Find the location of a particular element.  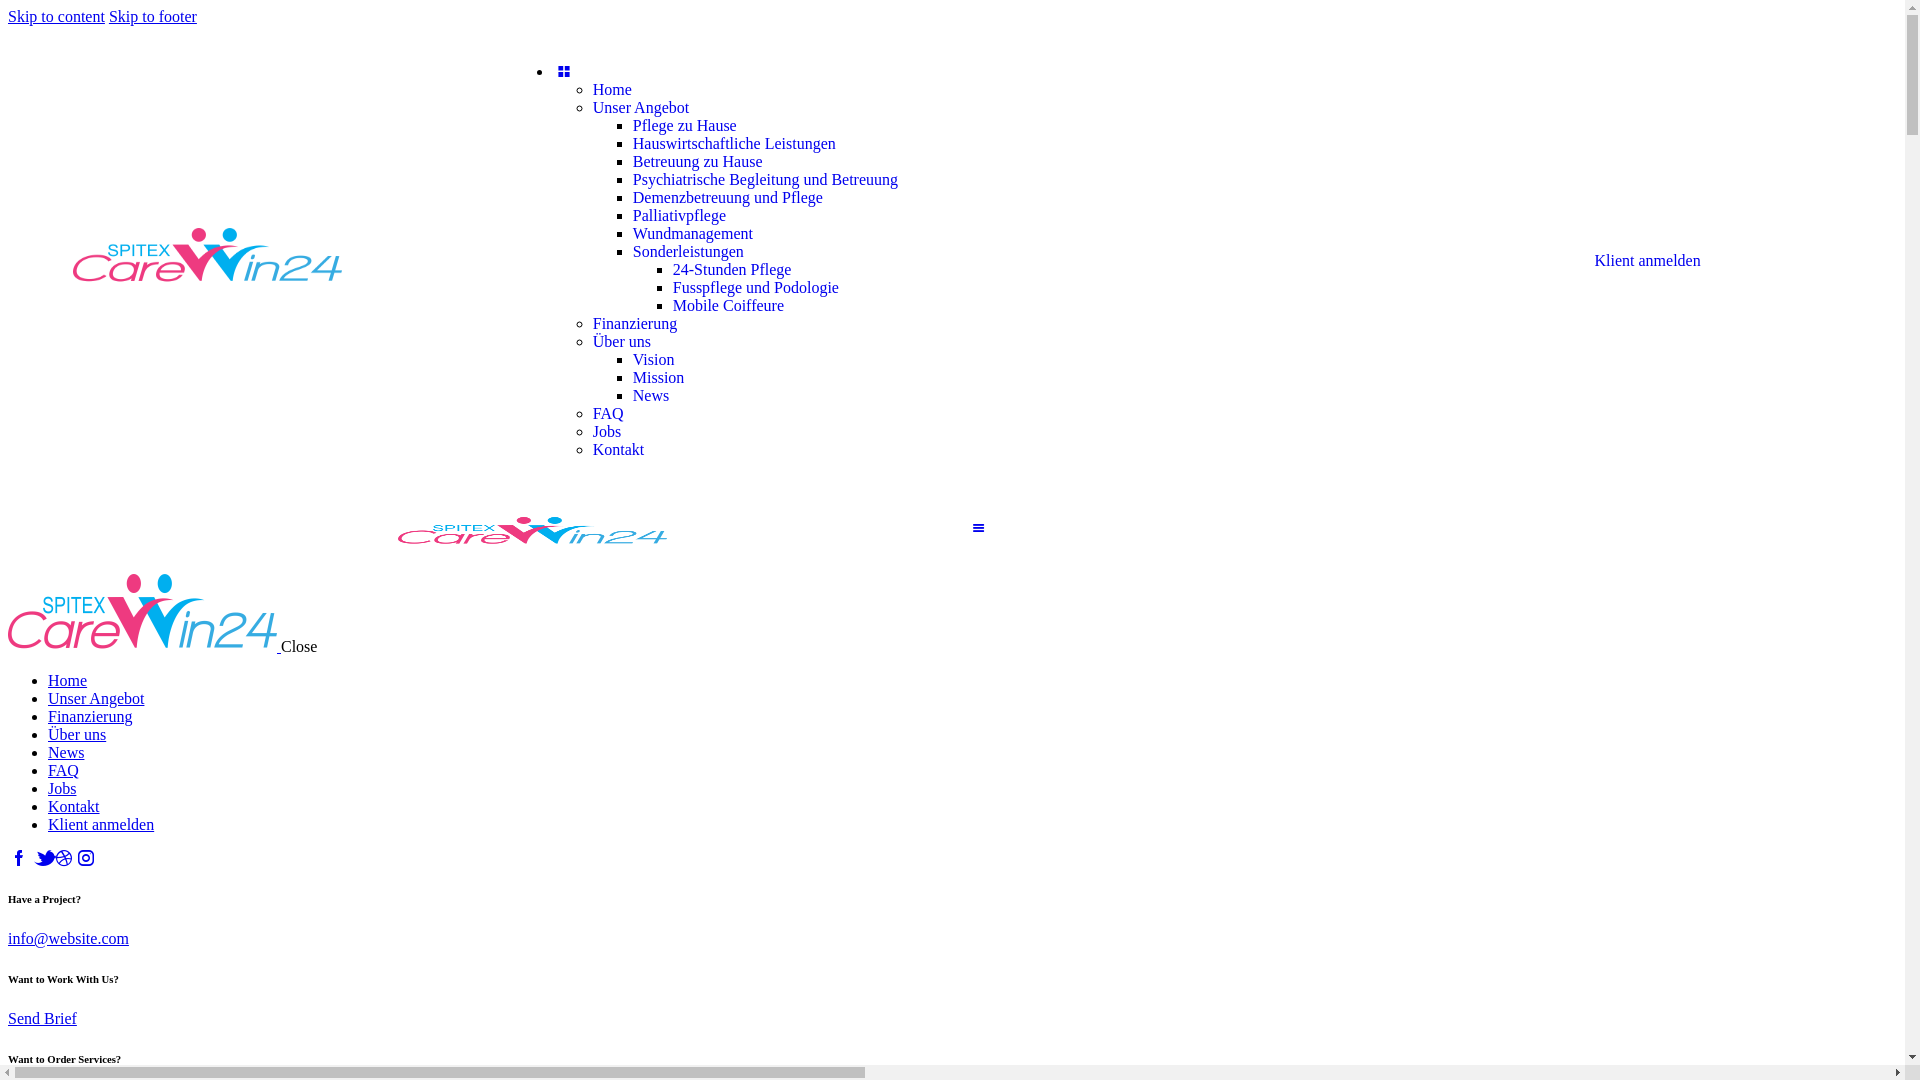

'Demenzbetreuung und Pflege' is located at coordinates (727, 197).